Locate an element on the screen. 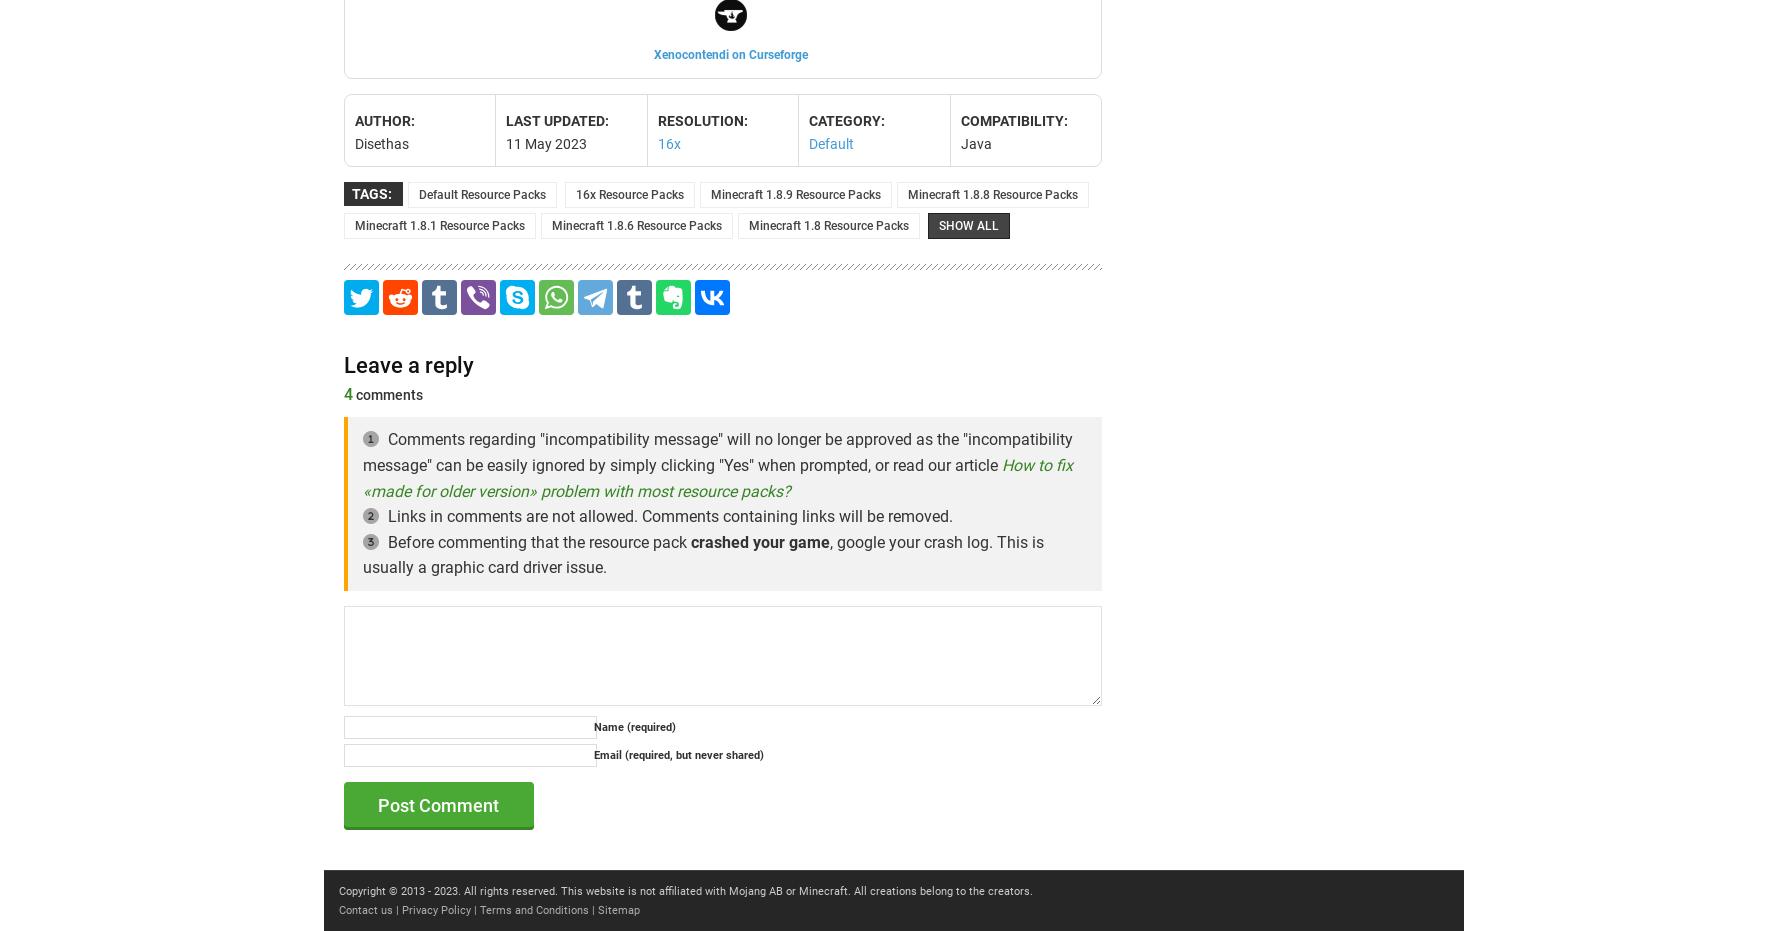 Image resolution: width=1788 pixels, height=931 pixels. '4' is located at coordinates (343, 393).